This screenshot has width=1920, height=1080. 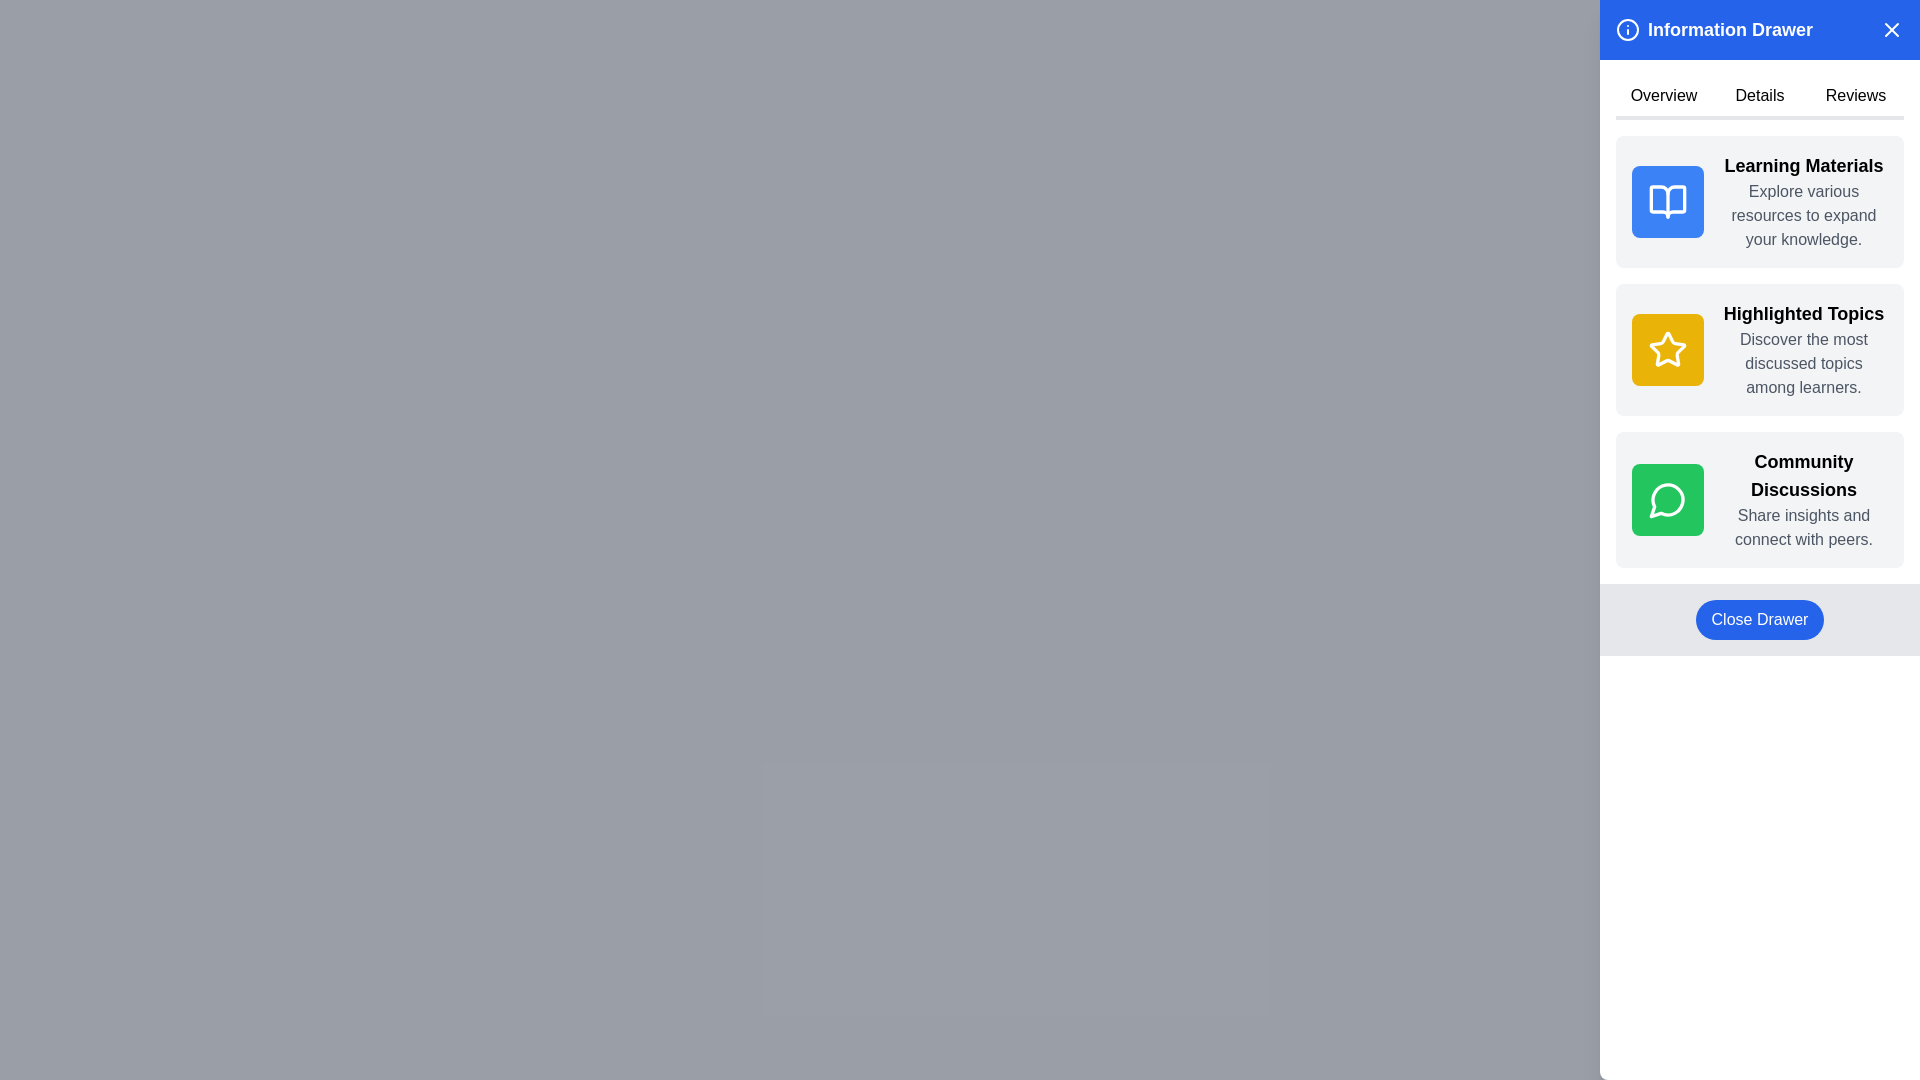 I want to click on on the Informative card located at the bottom of the three content blocks within the 'Information Drawer' section, so click(x=1760, y=499).